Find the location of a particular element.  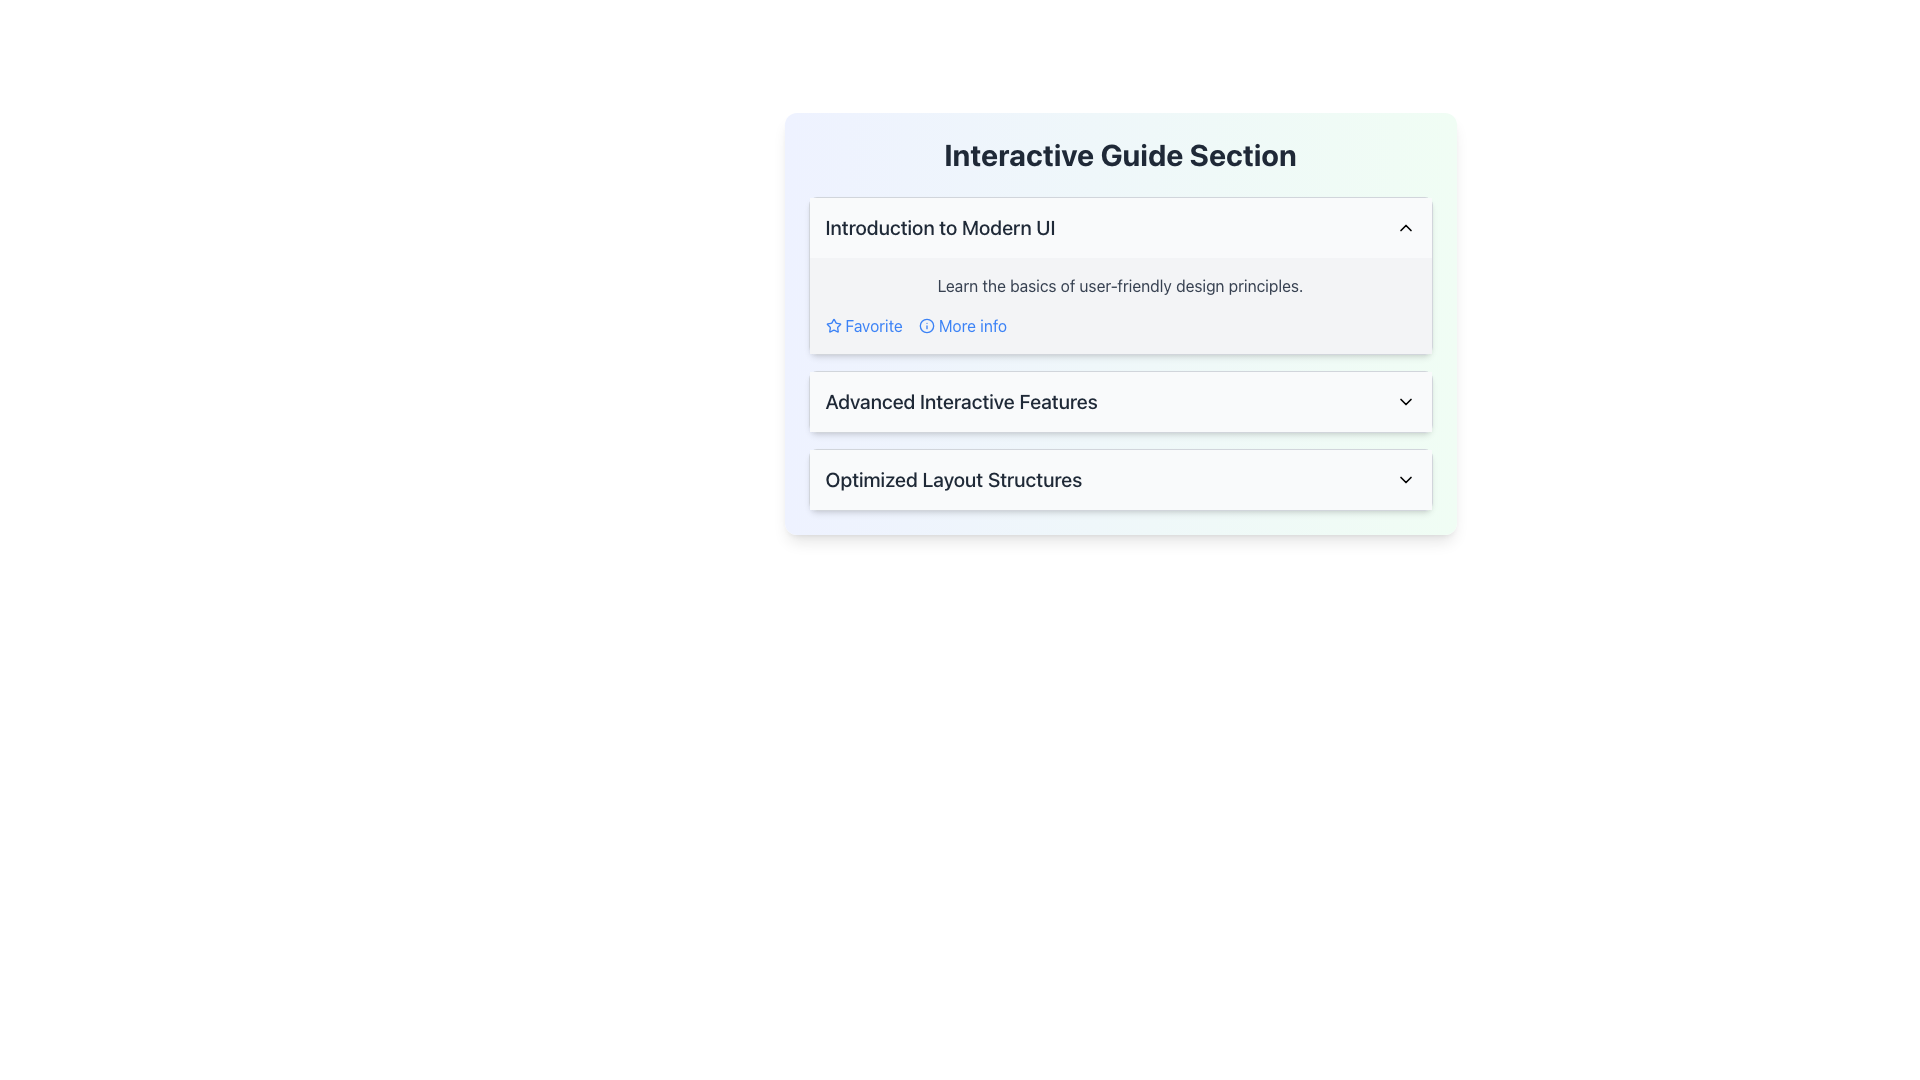

the static text element providing context in the 'Introduction to Modern UI' section, positioned above the 'Favorite' and 'More info' links is located at coordinates (1120, 285).